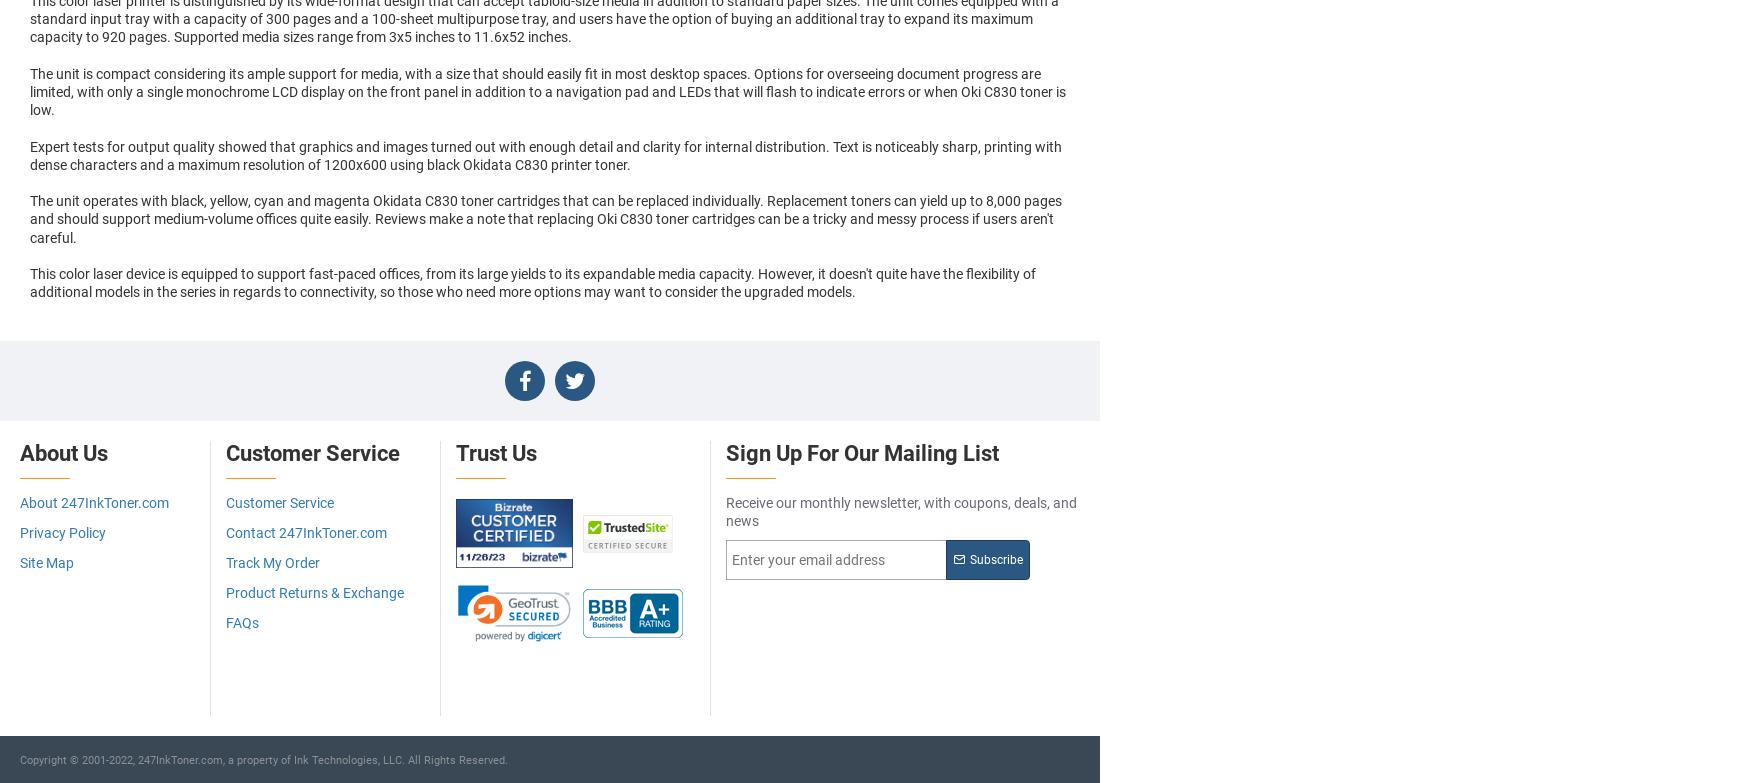  What do you see at coordinates (61, 530) in the screenshot?
I see `'Privacy Policy'` at bounding box center [61, 530].